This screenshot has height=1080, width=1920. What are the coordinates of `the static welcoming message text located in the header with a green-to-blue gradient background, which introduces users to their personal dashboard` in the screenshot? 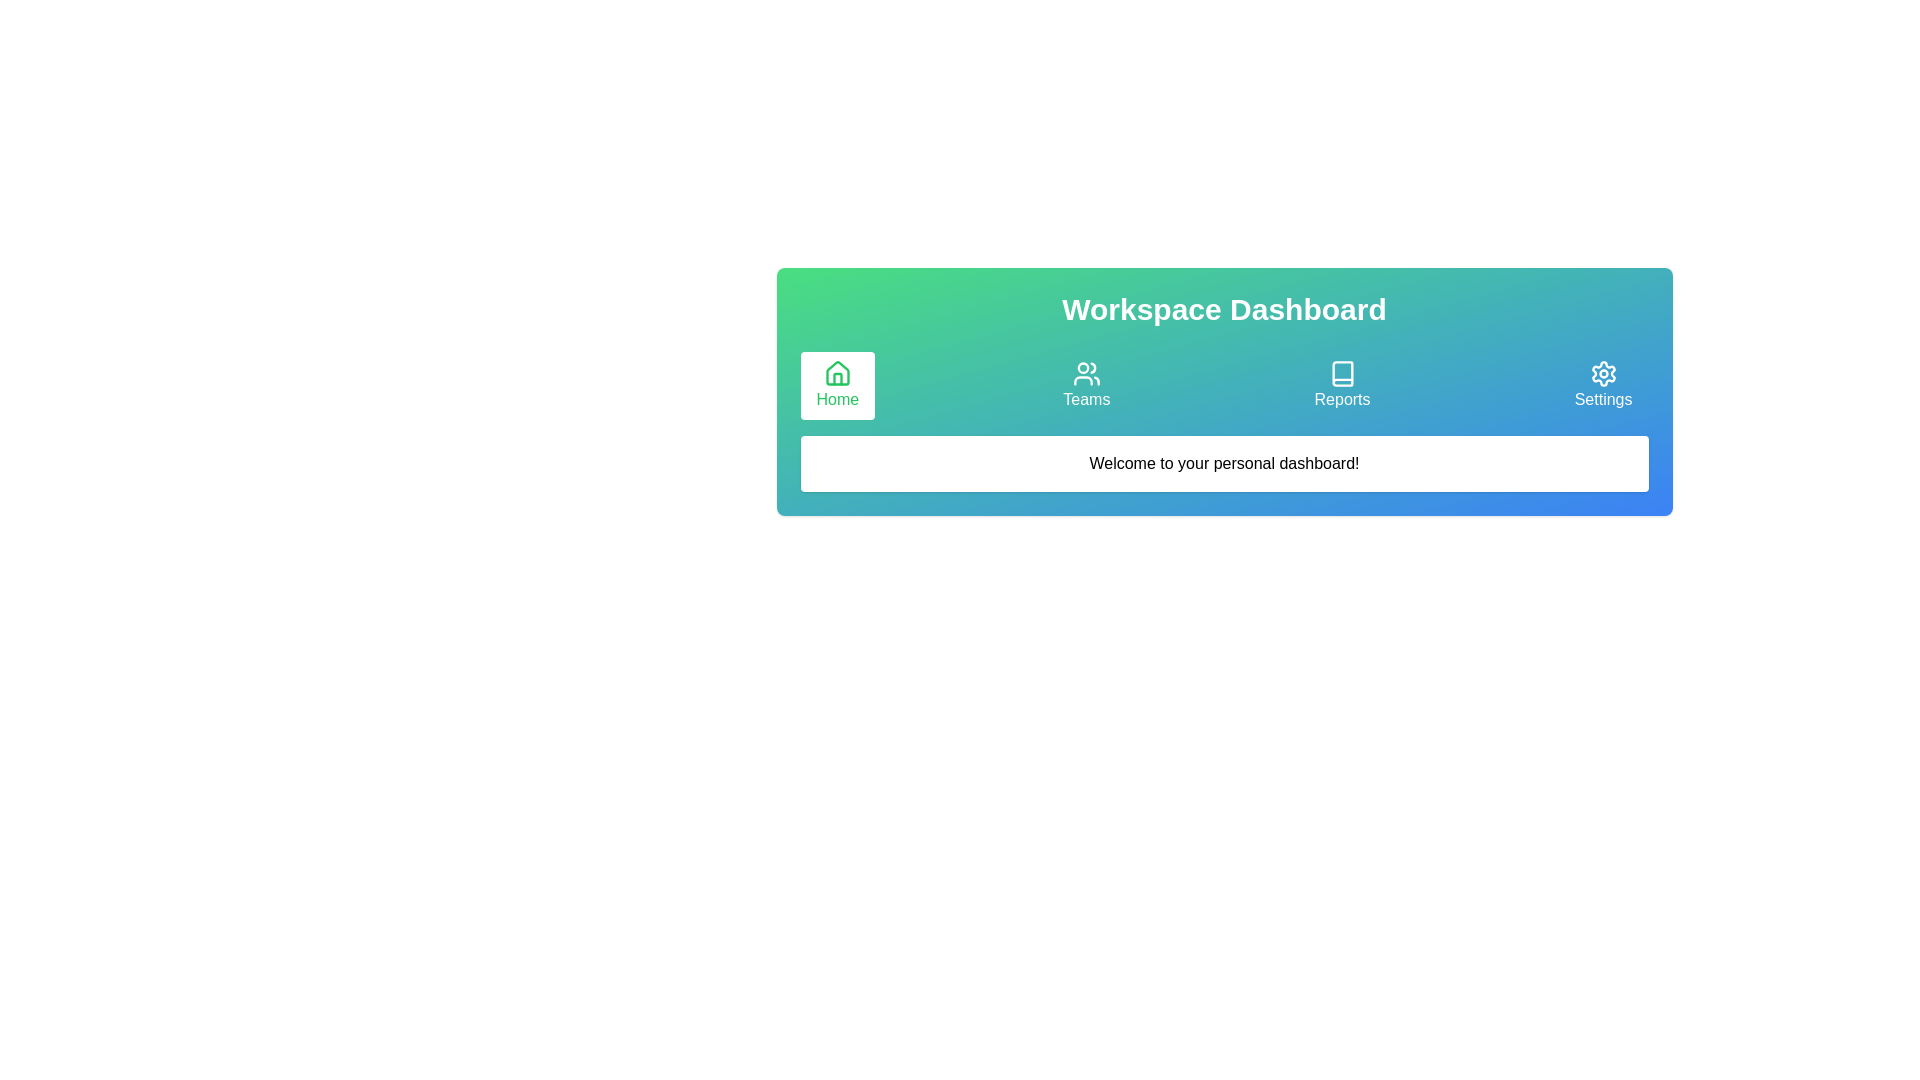 It's located at (1223, 463).